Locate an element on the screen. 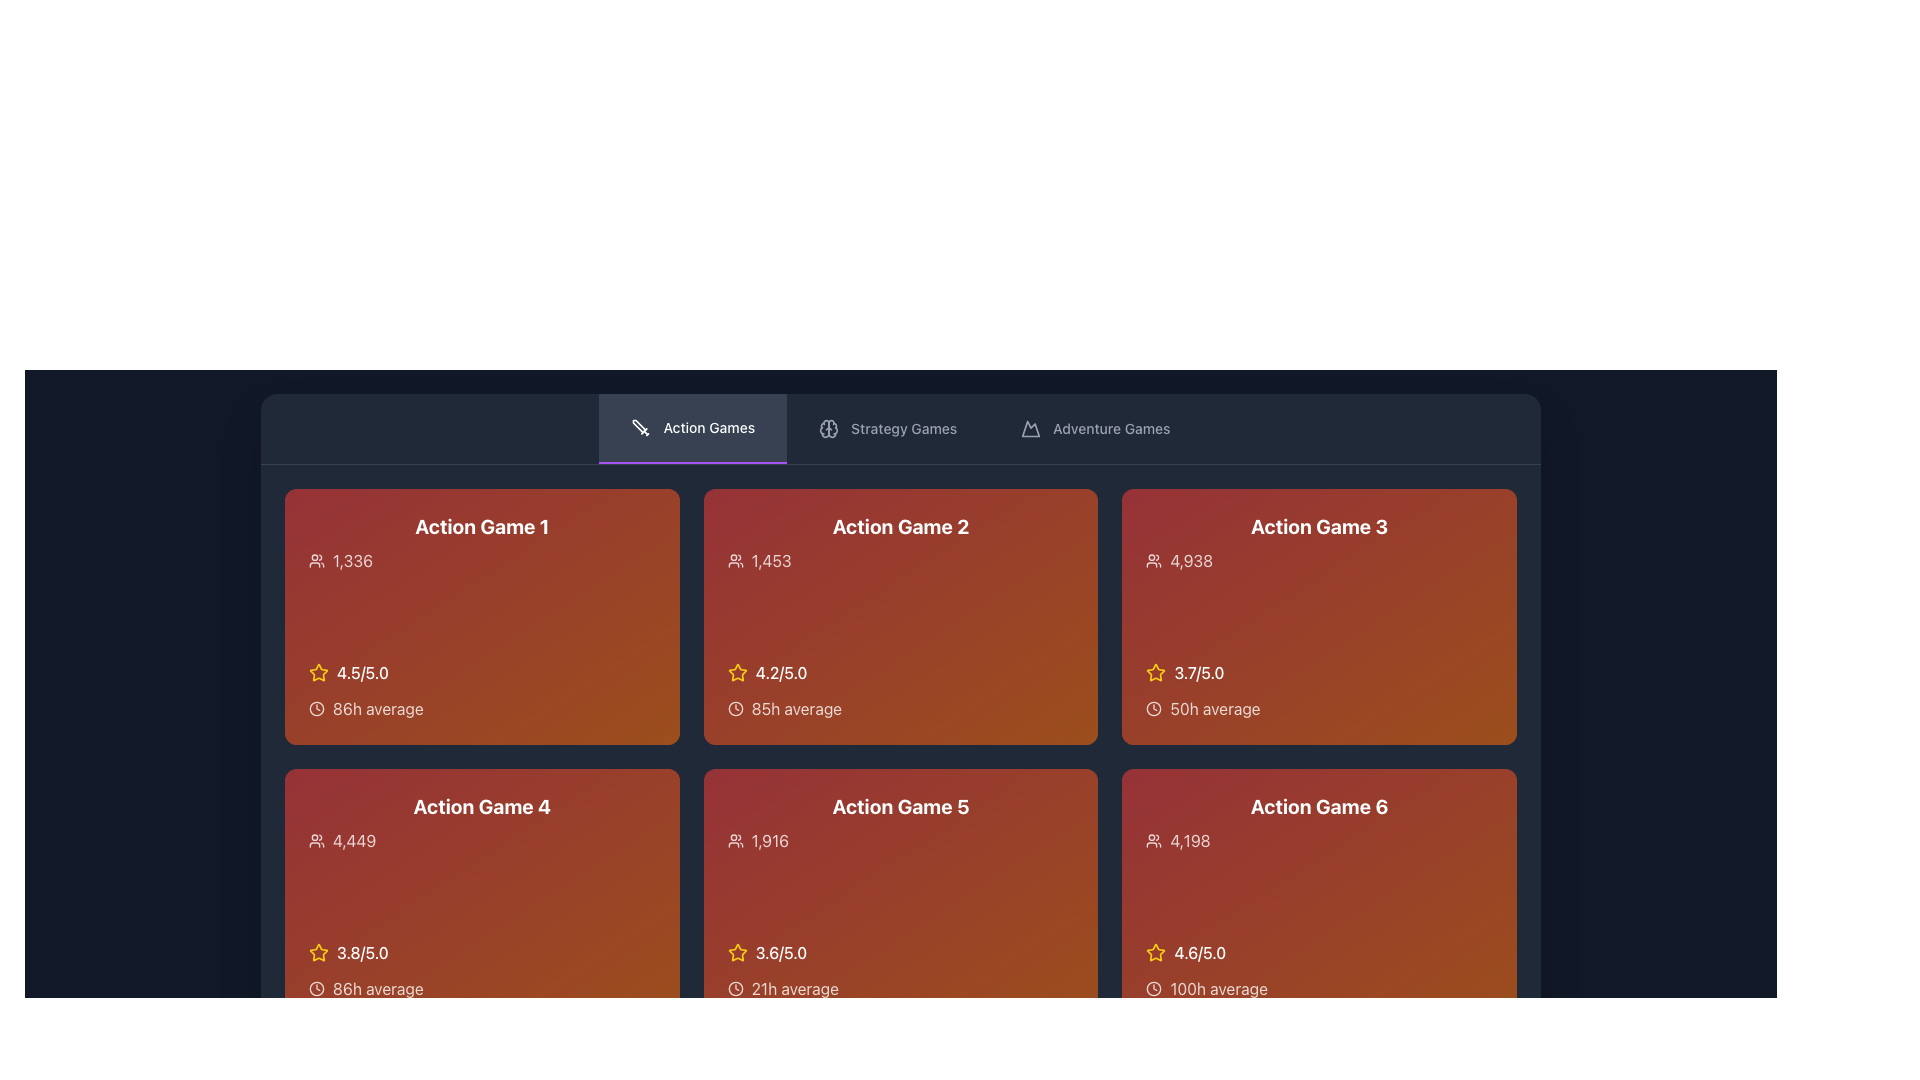 This screenshot has height=1080, width=1920. the graphical circle element representing the clock face within the 'Action Game 2' card is located at coordinates (734, 708).